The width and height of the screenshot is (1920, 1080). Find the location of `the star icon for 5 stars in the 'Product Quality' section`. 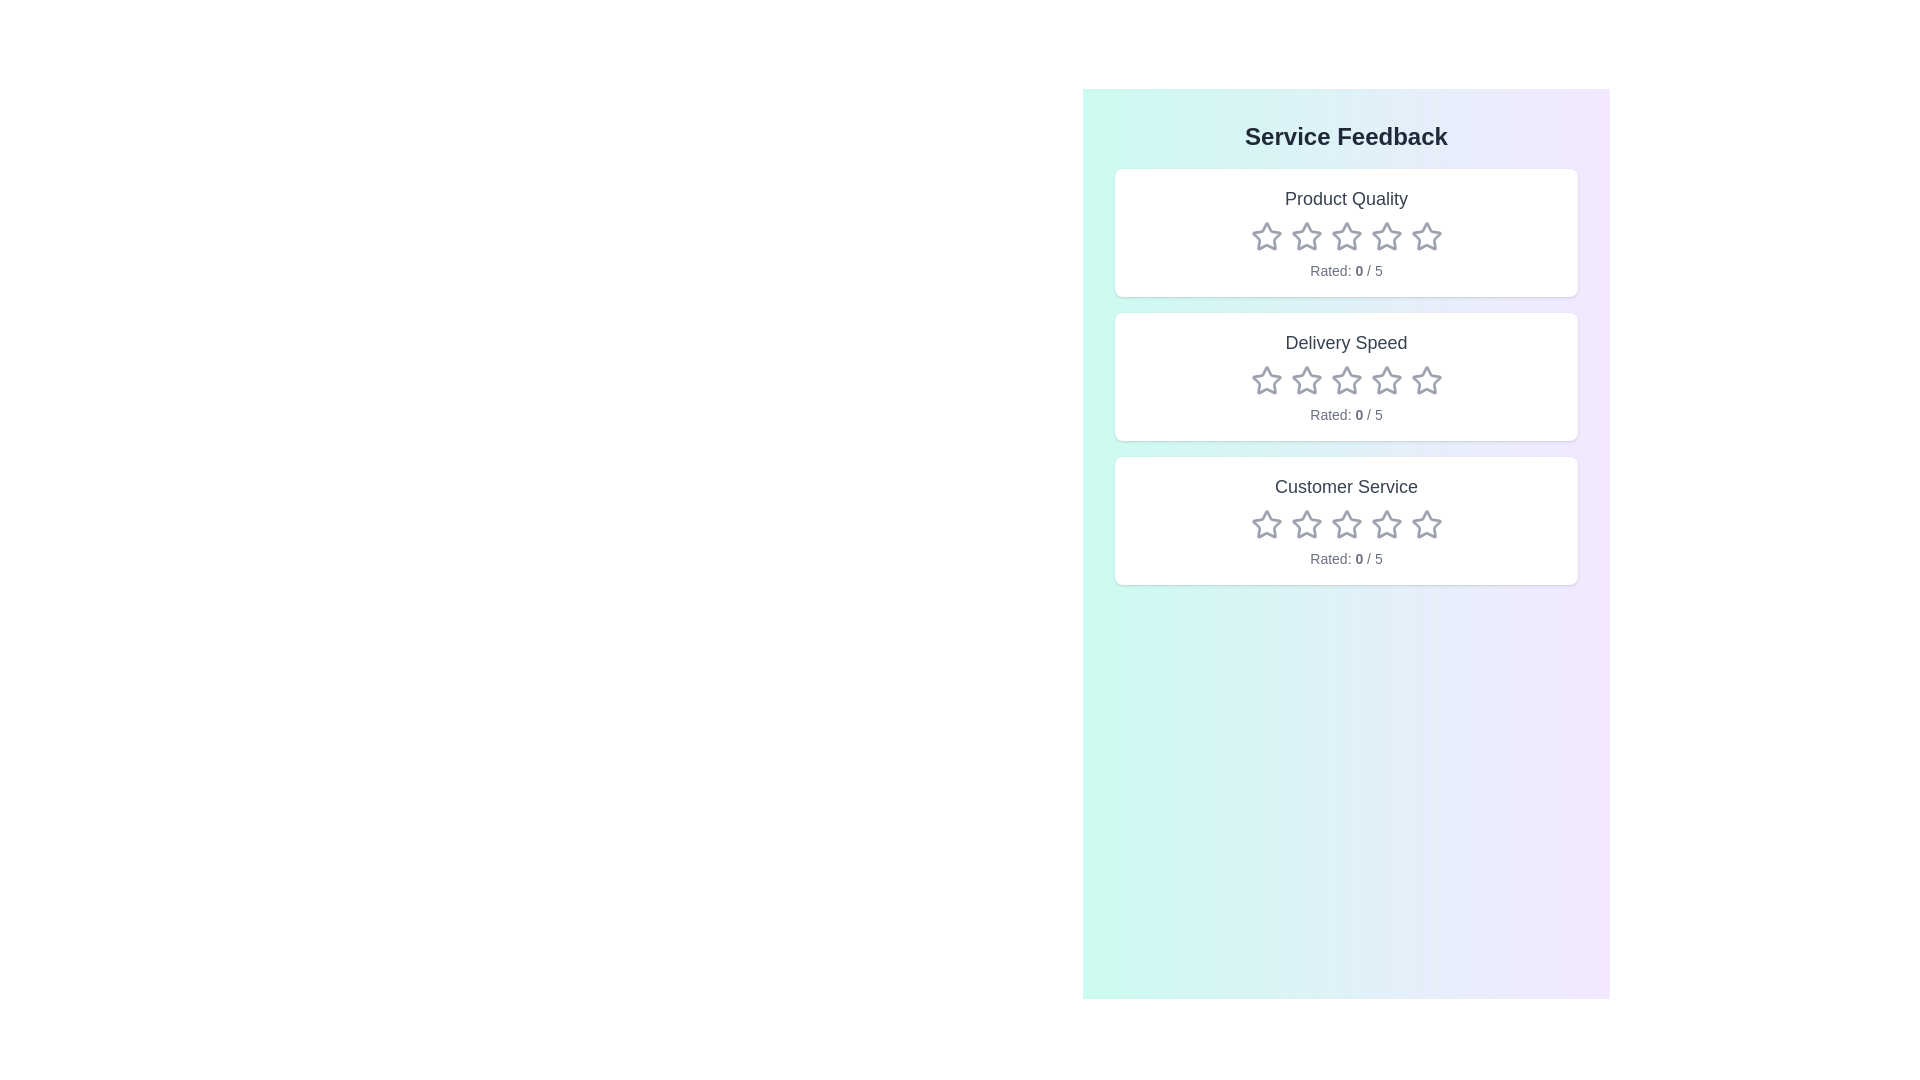

the star icon for 5 stars in the 'Product Quality' section is located at coordinates (1425, 235).